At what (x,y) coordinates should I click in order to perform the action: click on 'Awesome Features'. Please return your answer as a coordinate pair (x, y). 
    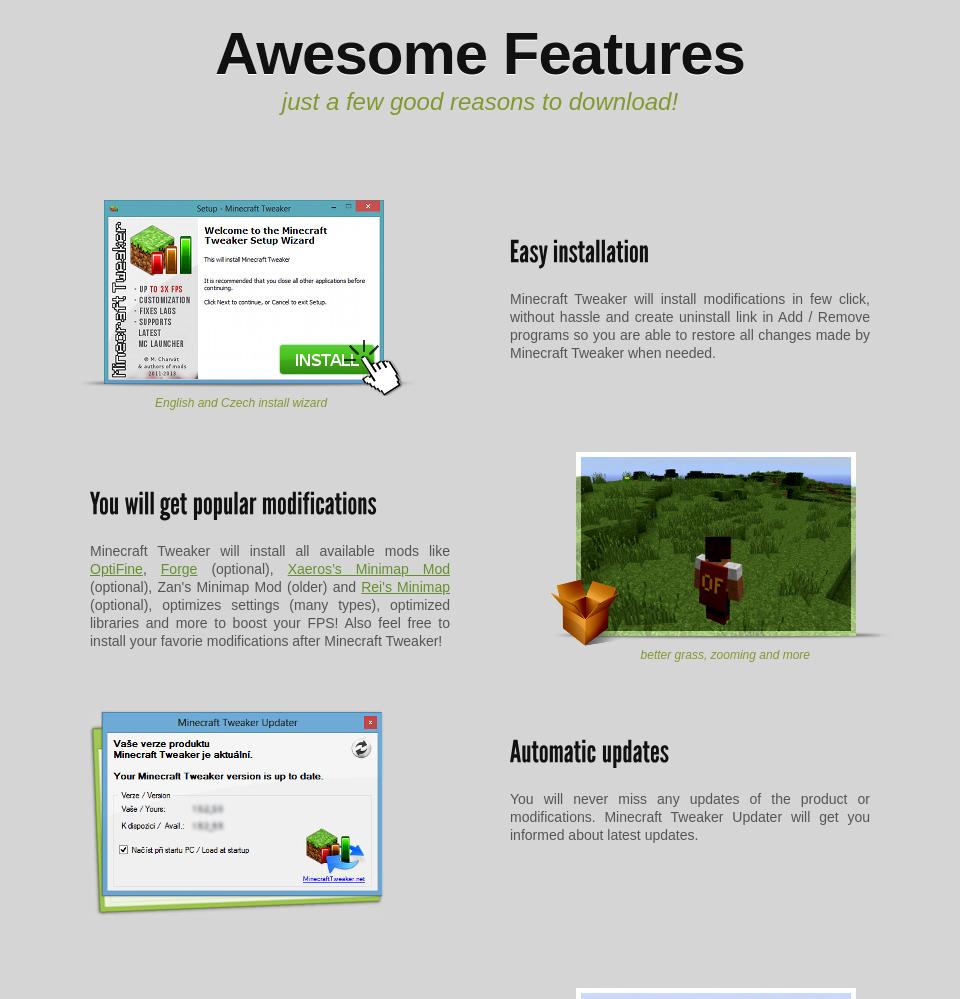
    Looking at the image, I should click on (479, 53).